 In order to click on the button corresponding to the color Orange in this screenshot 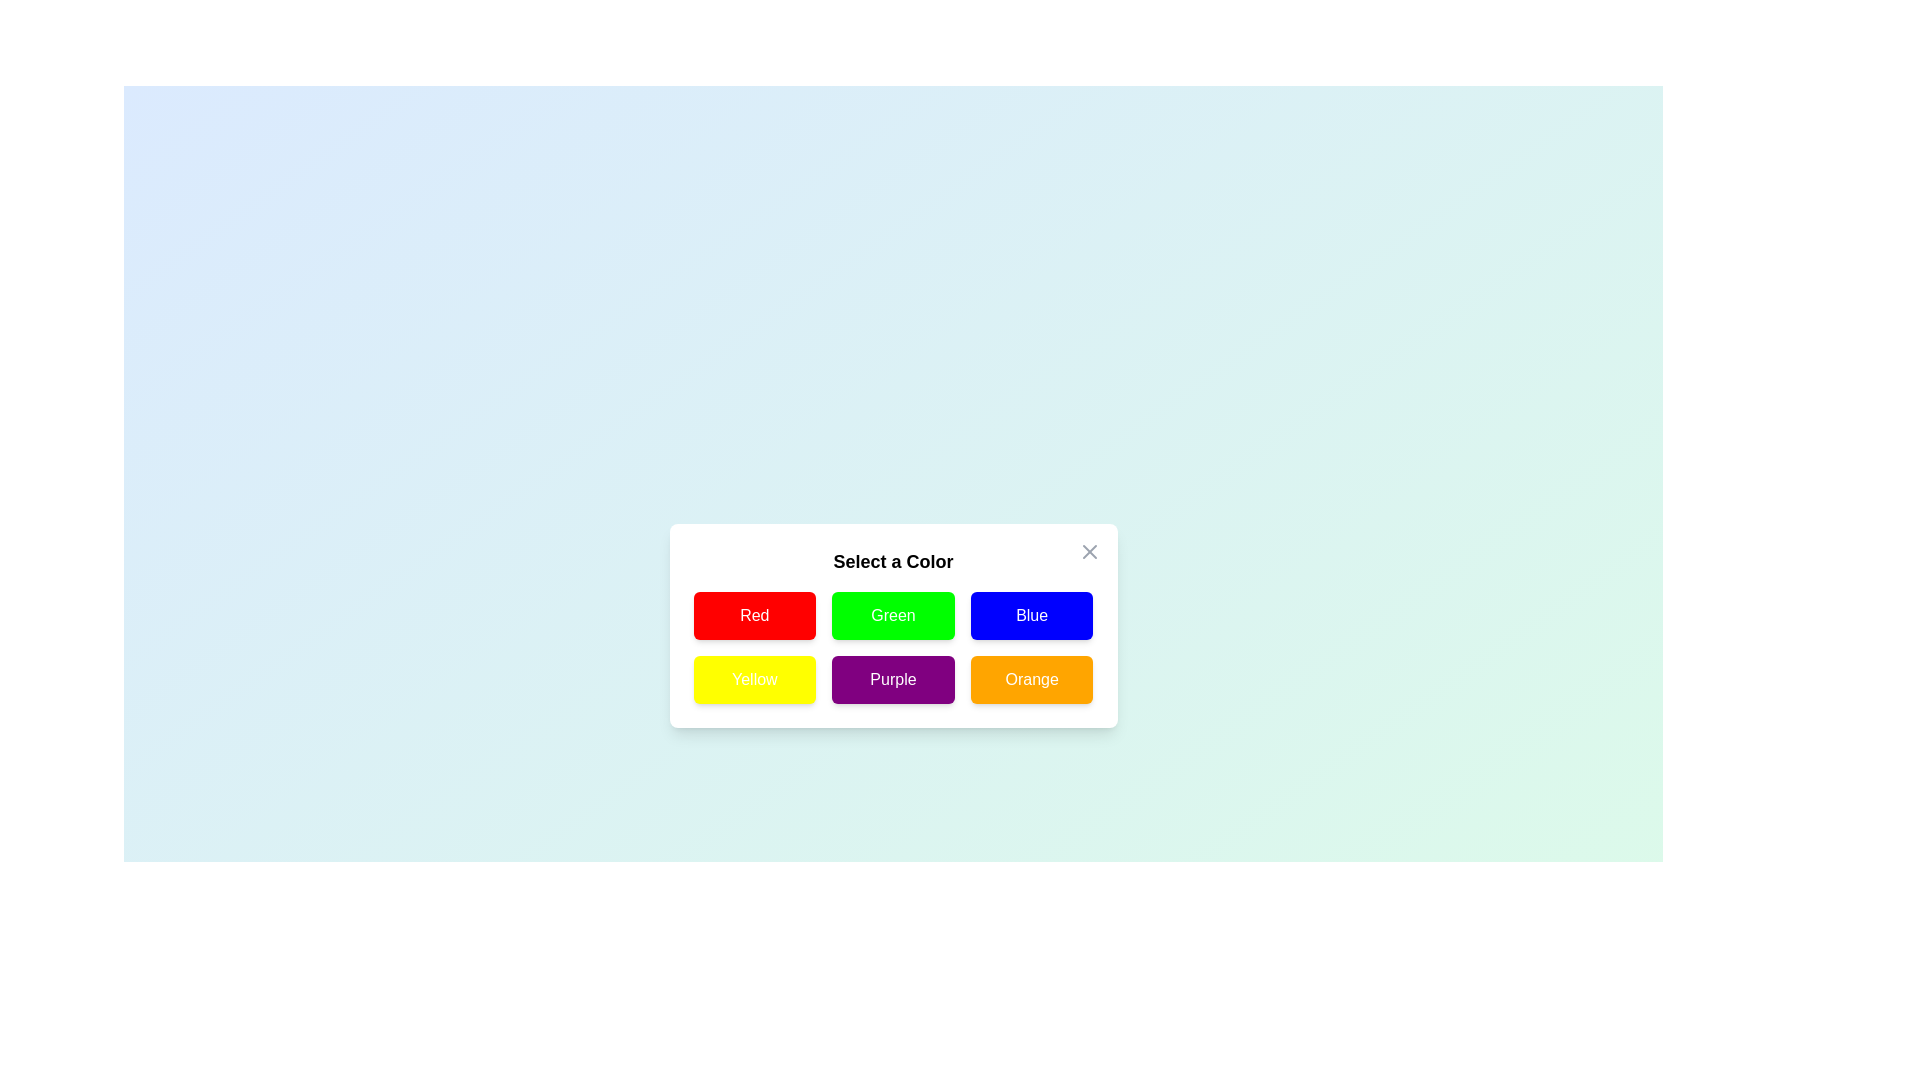, I will do `click(1032, 678)`.